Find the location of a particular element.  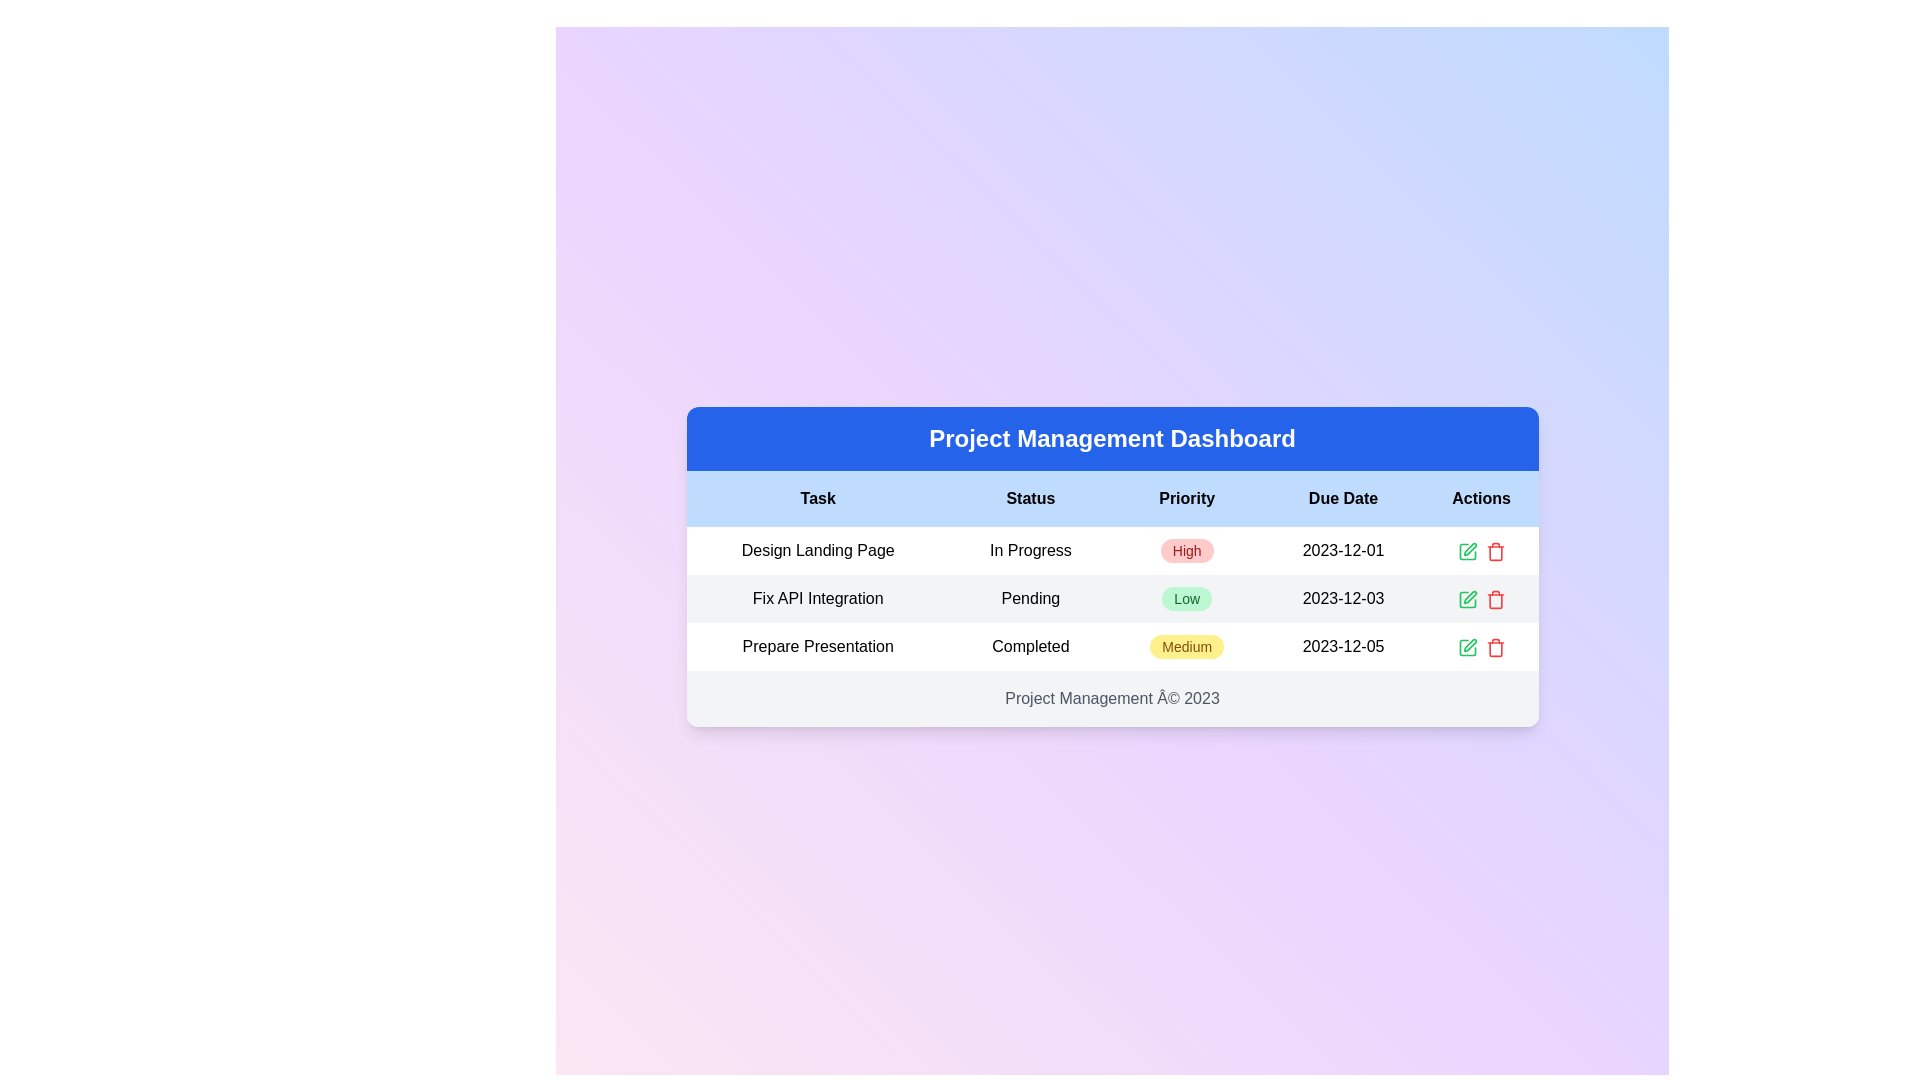

the trash can icon button in the third row of the 'Actions' column is located at coordinates (1495, 647).